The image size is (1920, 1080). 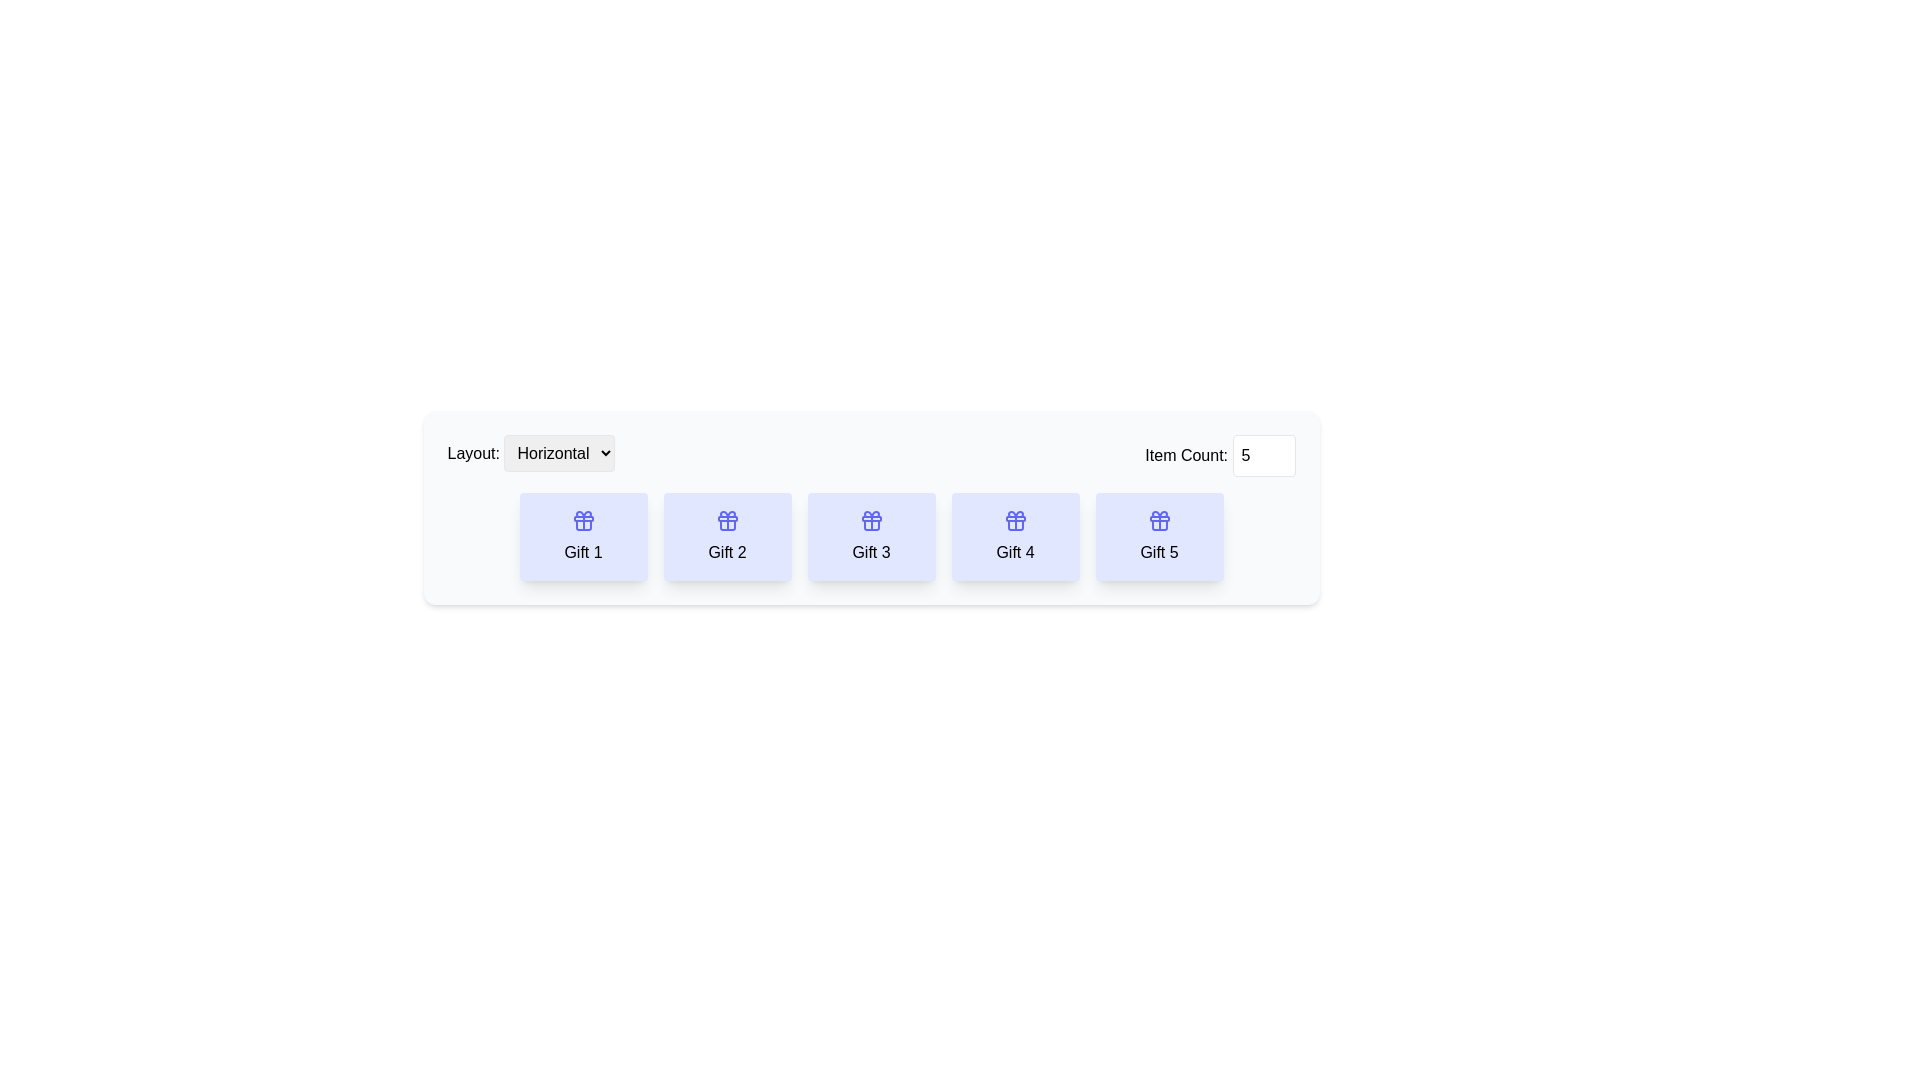 What do you see at coordinates (726, 535) in the screenshot?
I see `the second card labeled 'Gift 2' in the list` at bounding box center [726, 535].